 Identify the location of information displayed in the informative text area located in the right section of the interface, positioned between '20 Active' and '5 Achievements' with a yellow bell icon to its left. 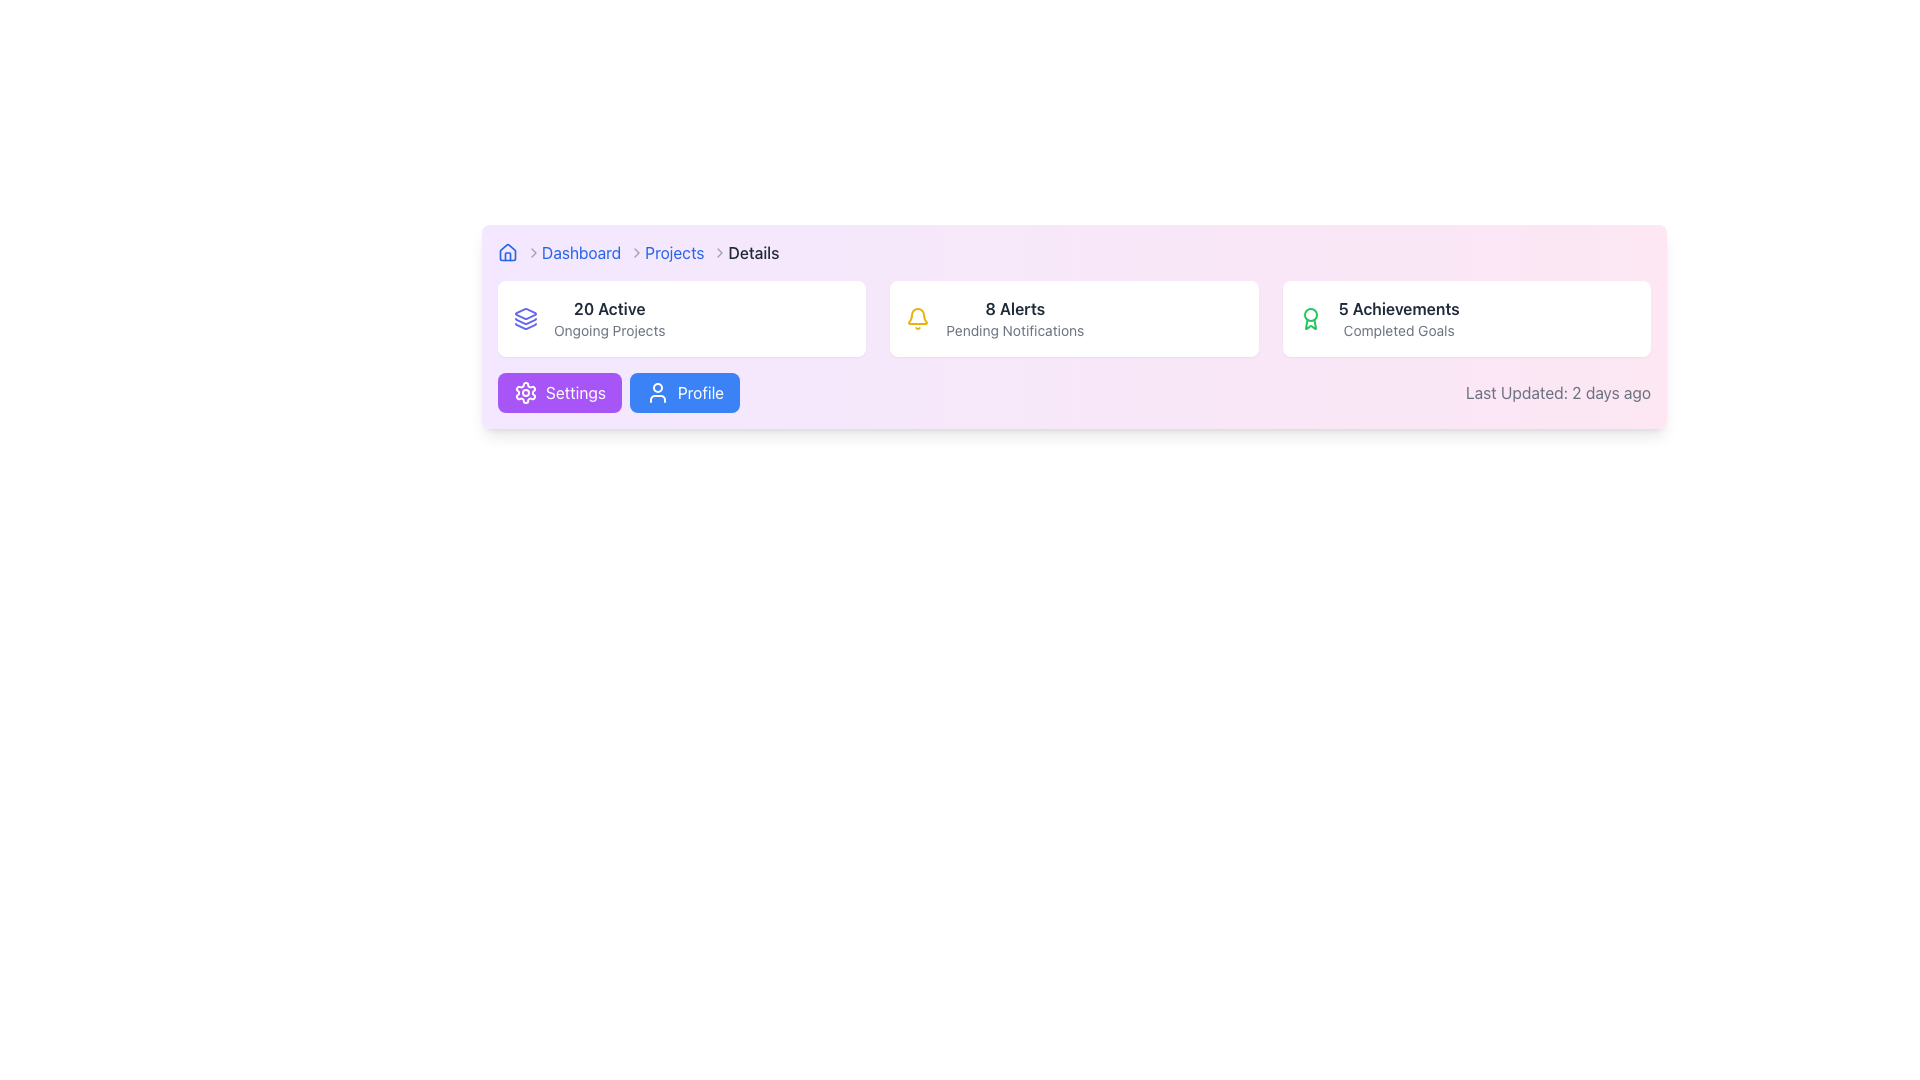
(1015, 318).